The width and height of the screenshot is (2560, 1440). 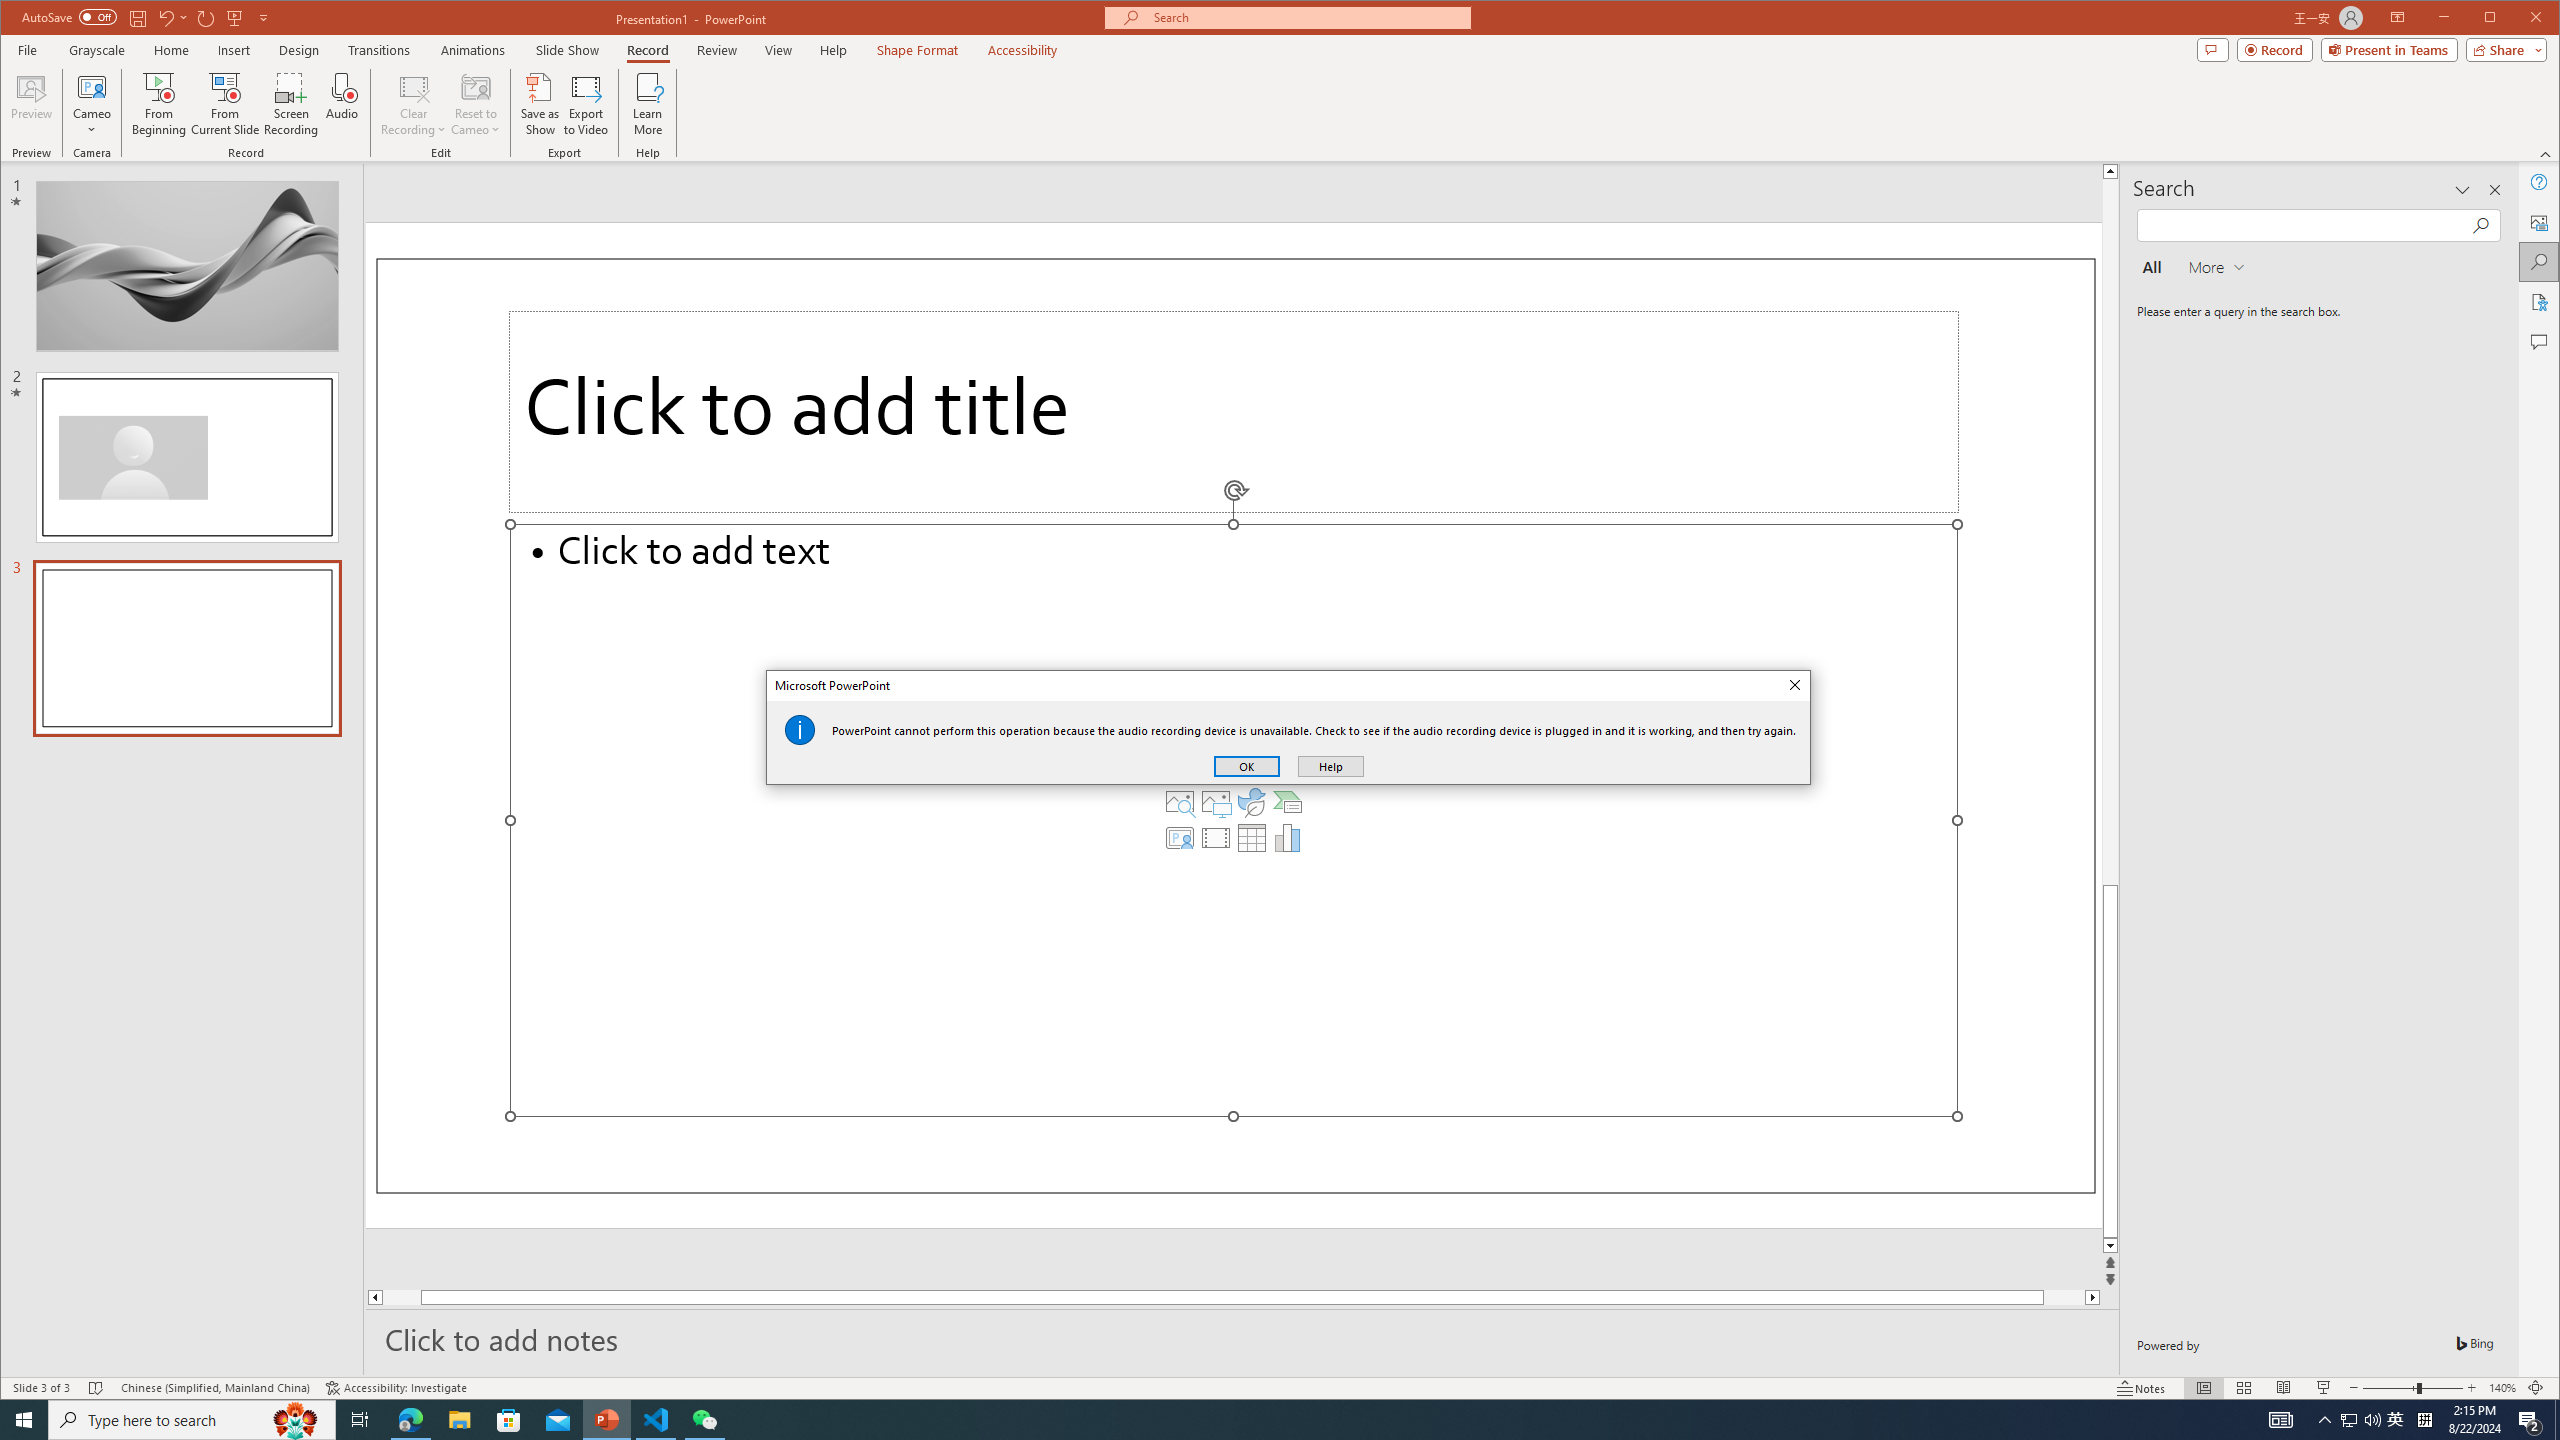 I want to click on 'Maximize', so click(x=2519, y=19).